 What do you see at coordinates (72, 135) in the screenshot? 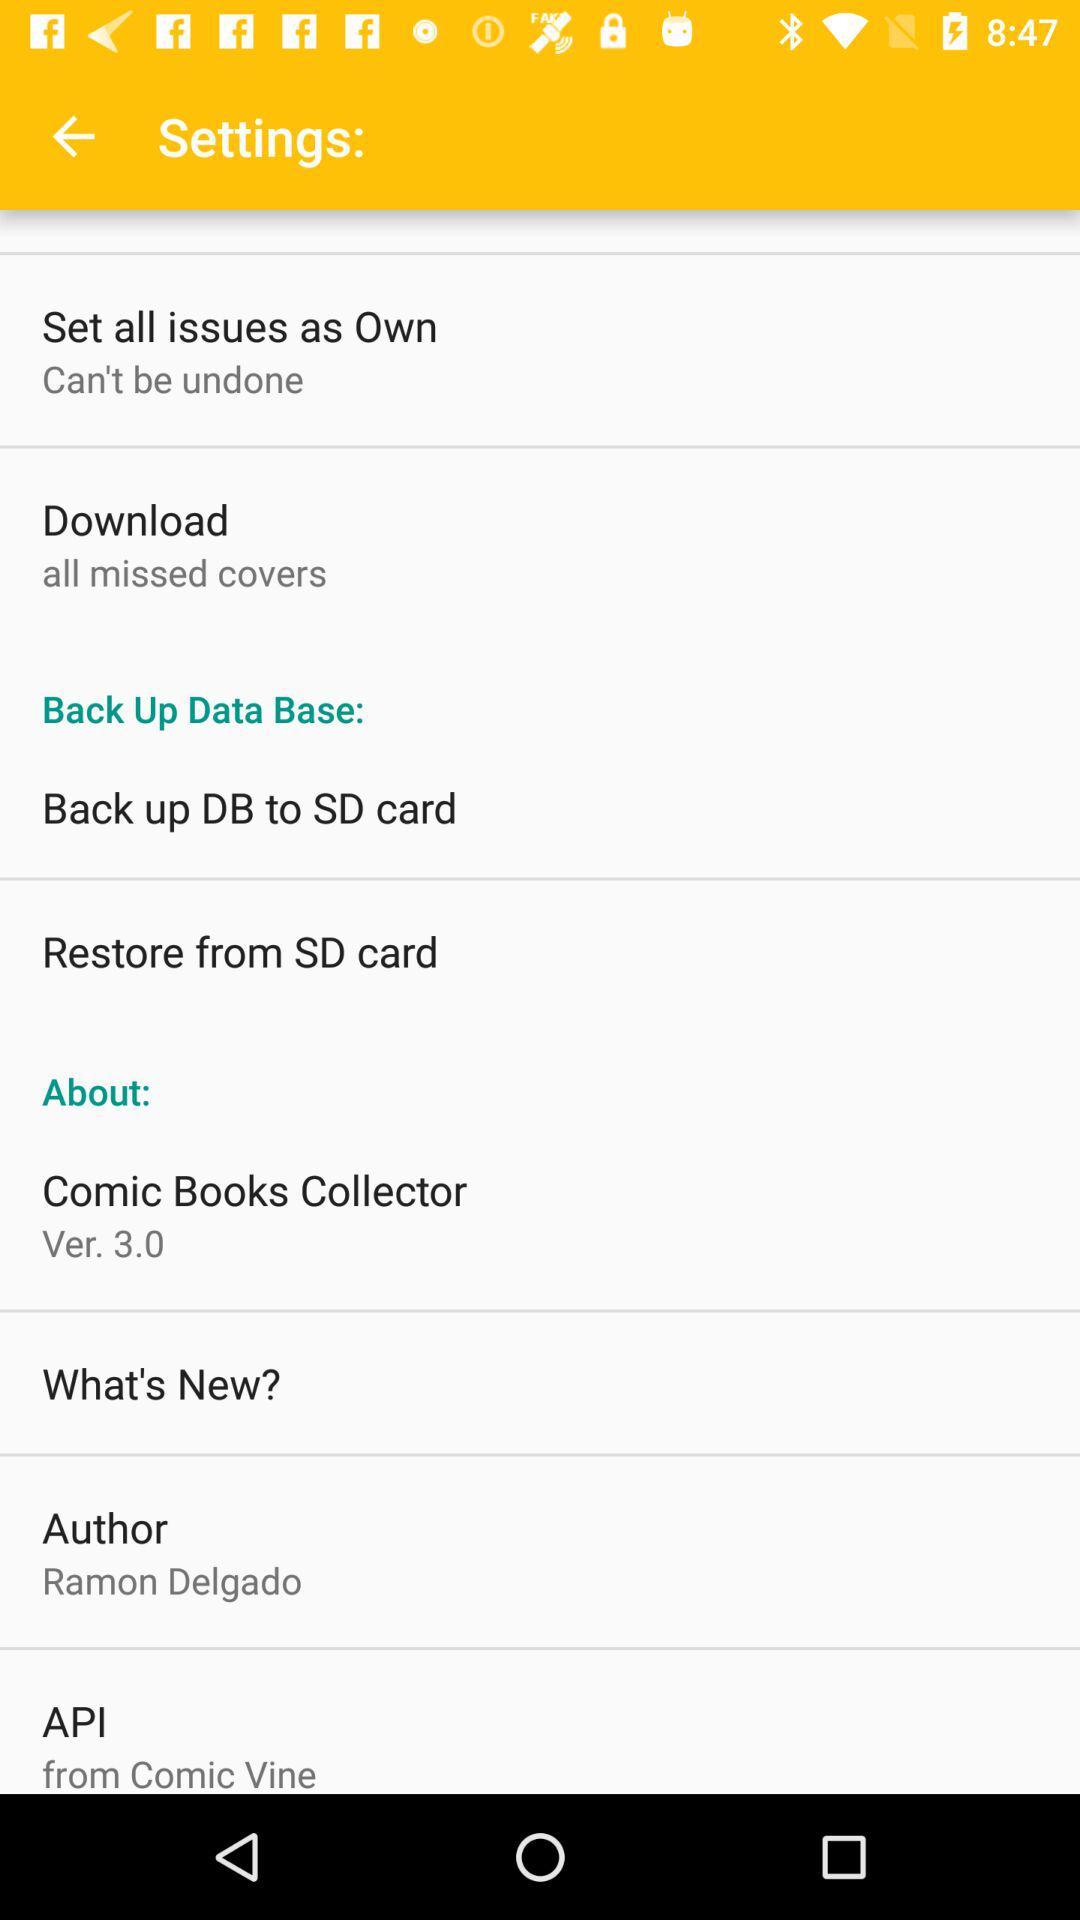
I see `the app to the left of settings:` at bounding box center [72, 135].